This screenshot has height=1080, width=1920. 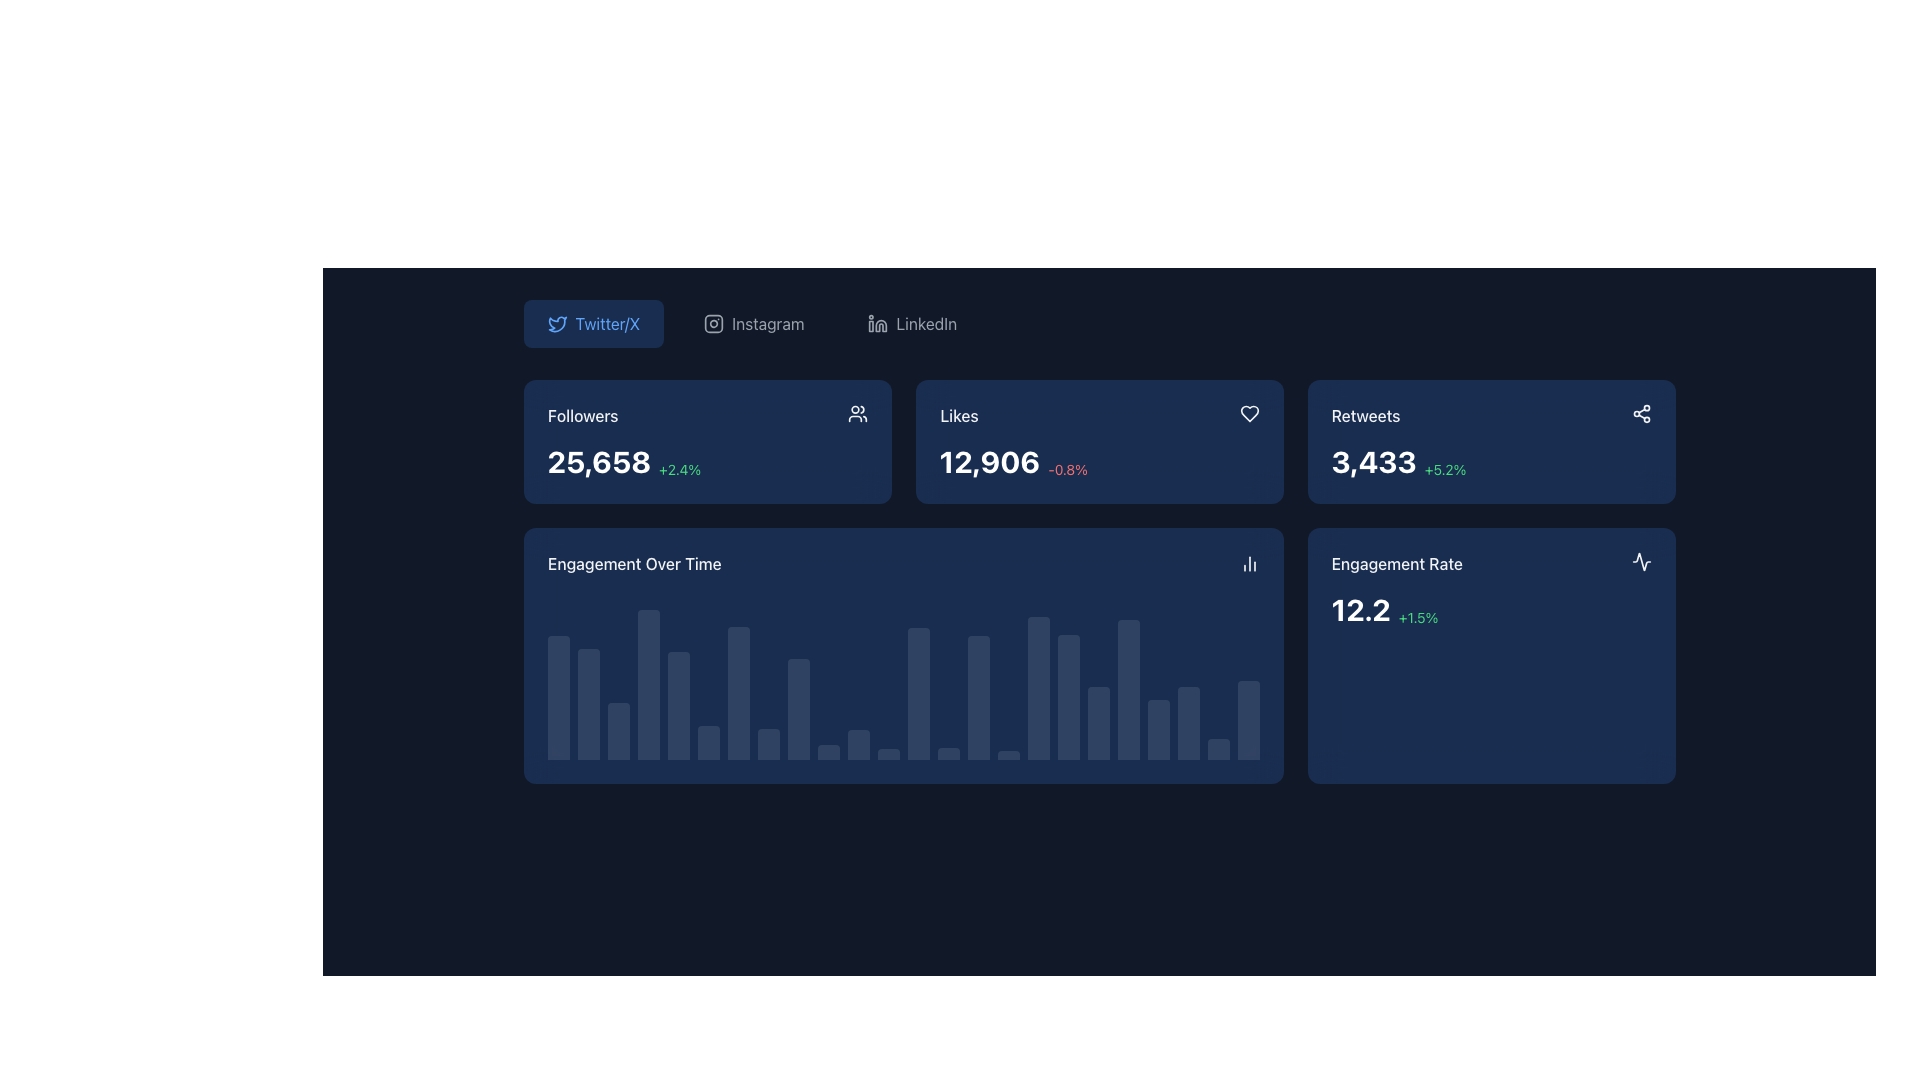 What do you see at coordinates (880, 325) in the screenshot?
I see `the human figure icon in the top navigation bar under the 'LinkedIn' heading, which is the second icon between a square-shaped figure and a circular figure` at bounding box center [880, 325].